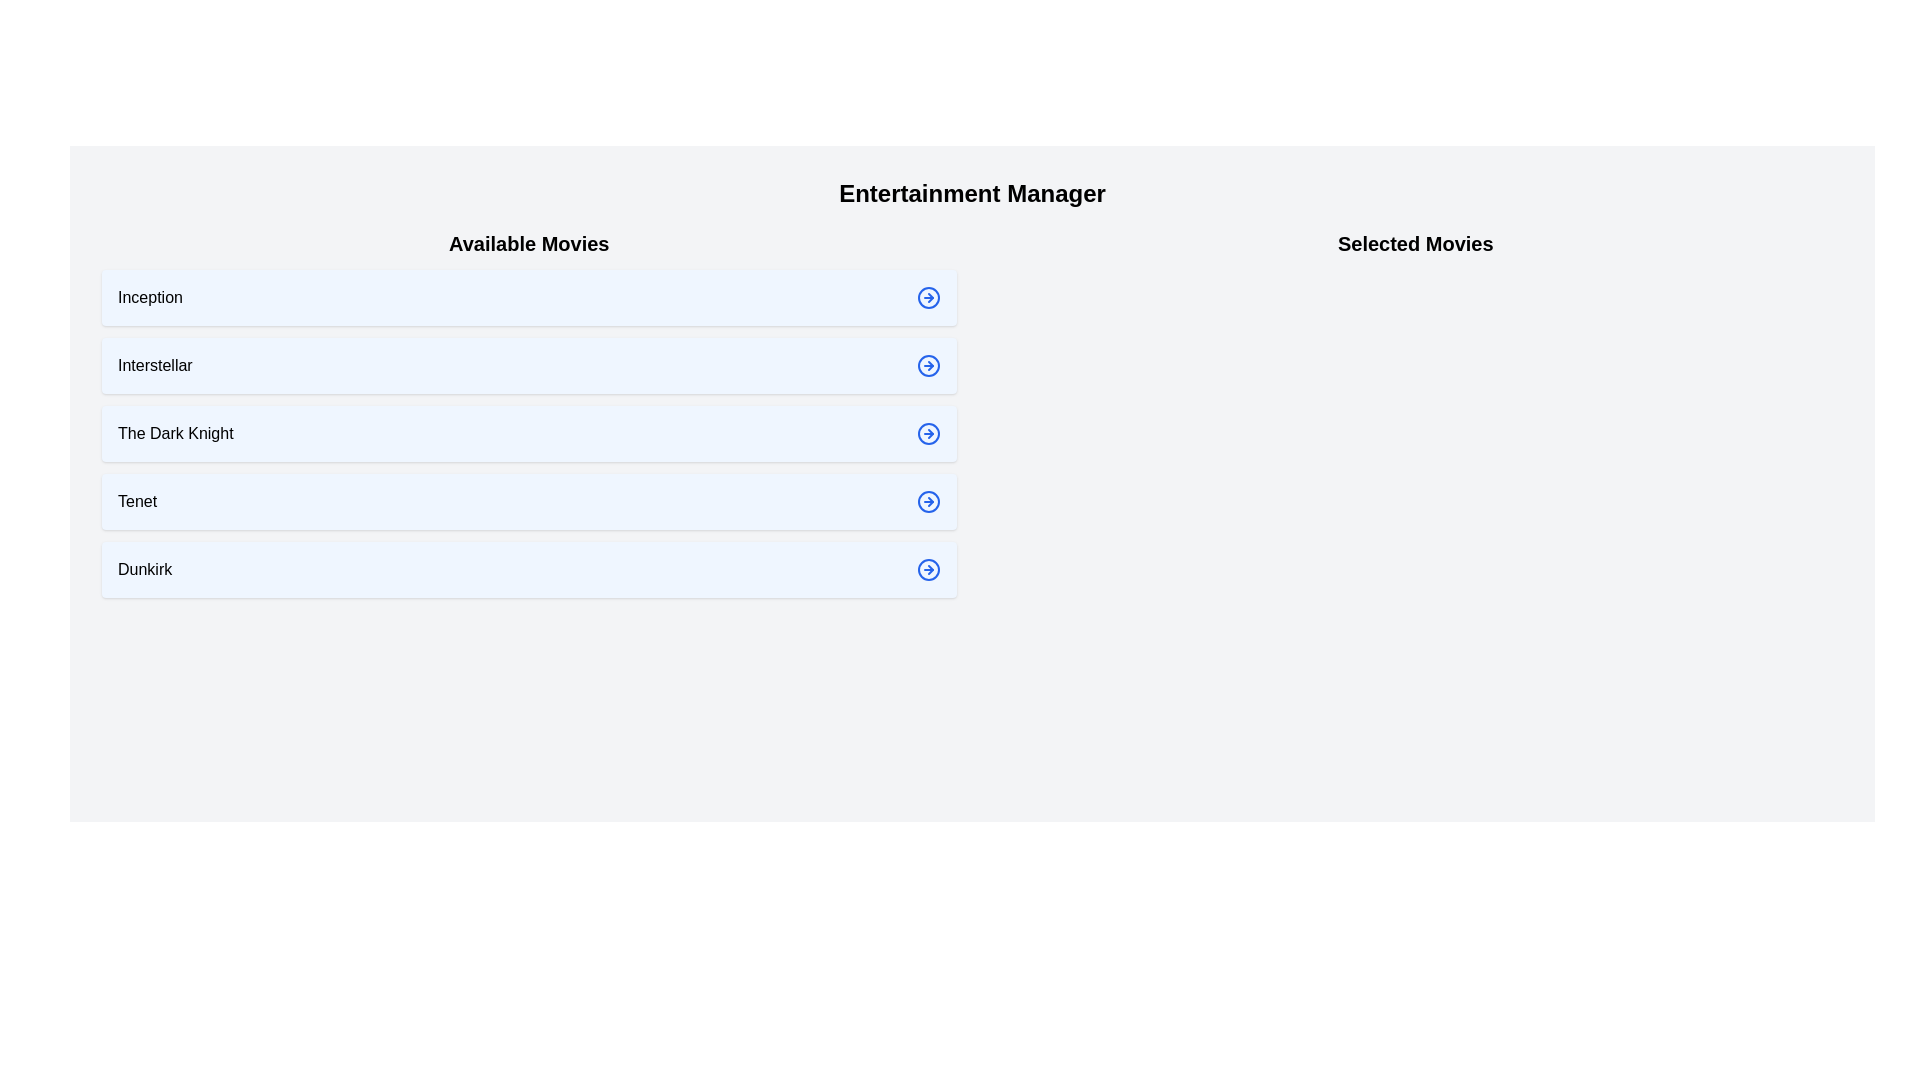  Describe the element at coordinates (927, 433) in the screenshot. I see `the arrow icon next to the movie The Dark Knight to select it` at that location.